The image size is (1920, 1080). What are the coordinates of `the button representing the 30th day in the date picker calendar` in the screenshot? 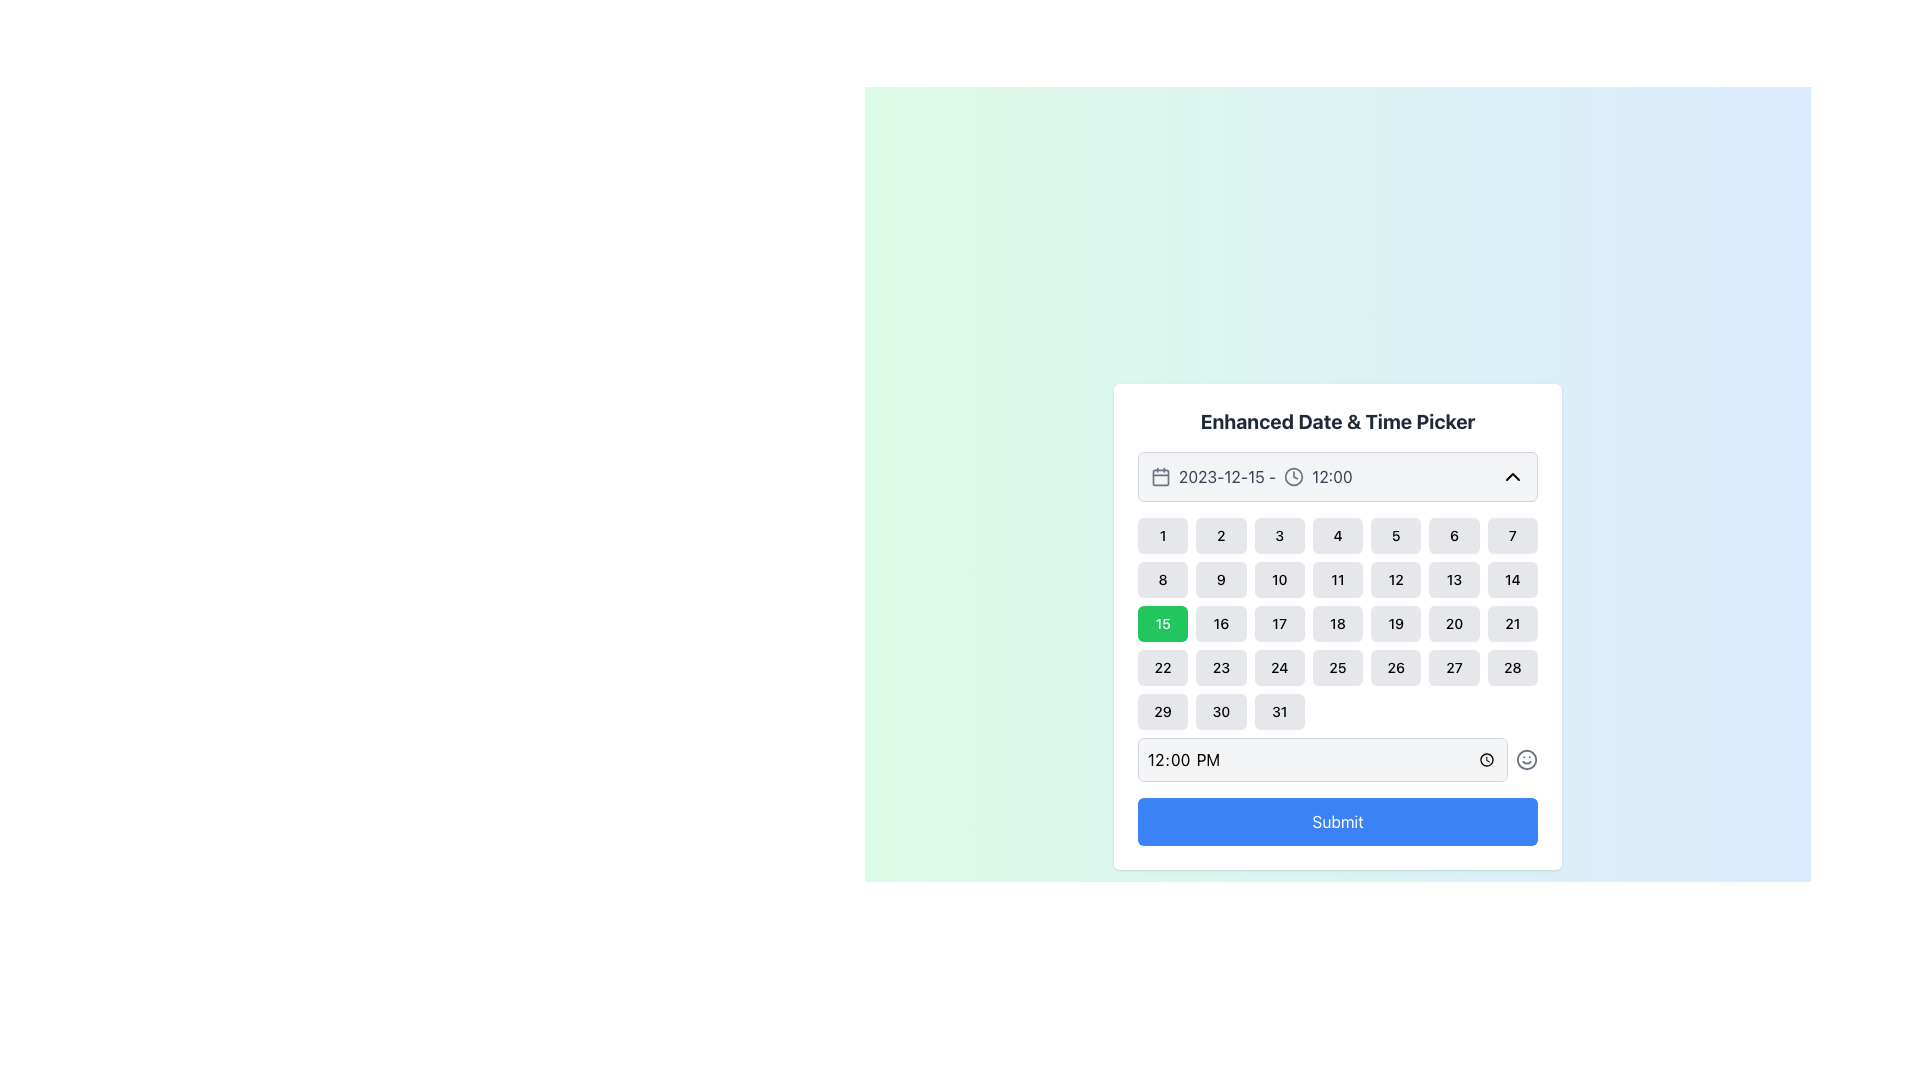 It's located at (1220, 711).